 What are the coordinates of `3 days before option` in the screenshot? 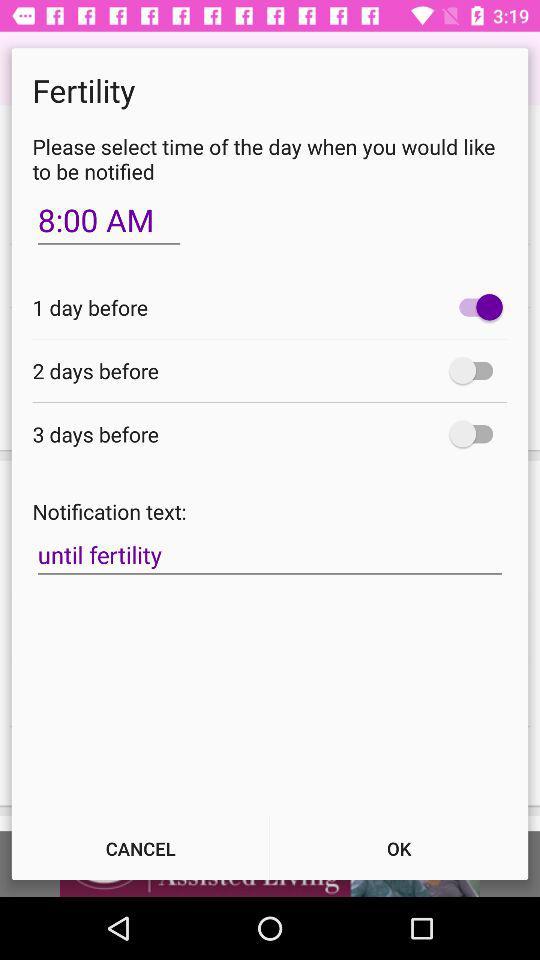 It's located at (475, 434).